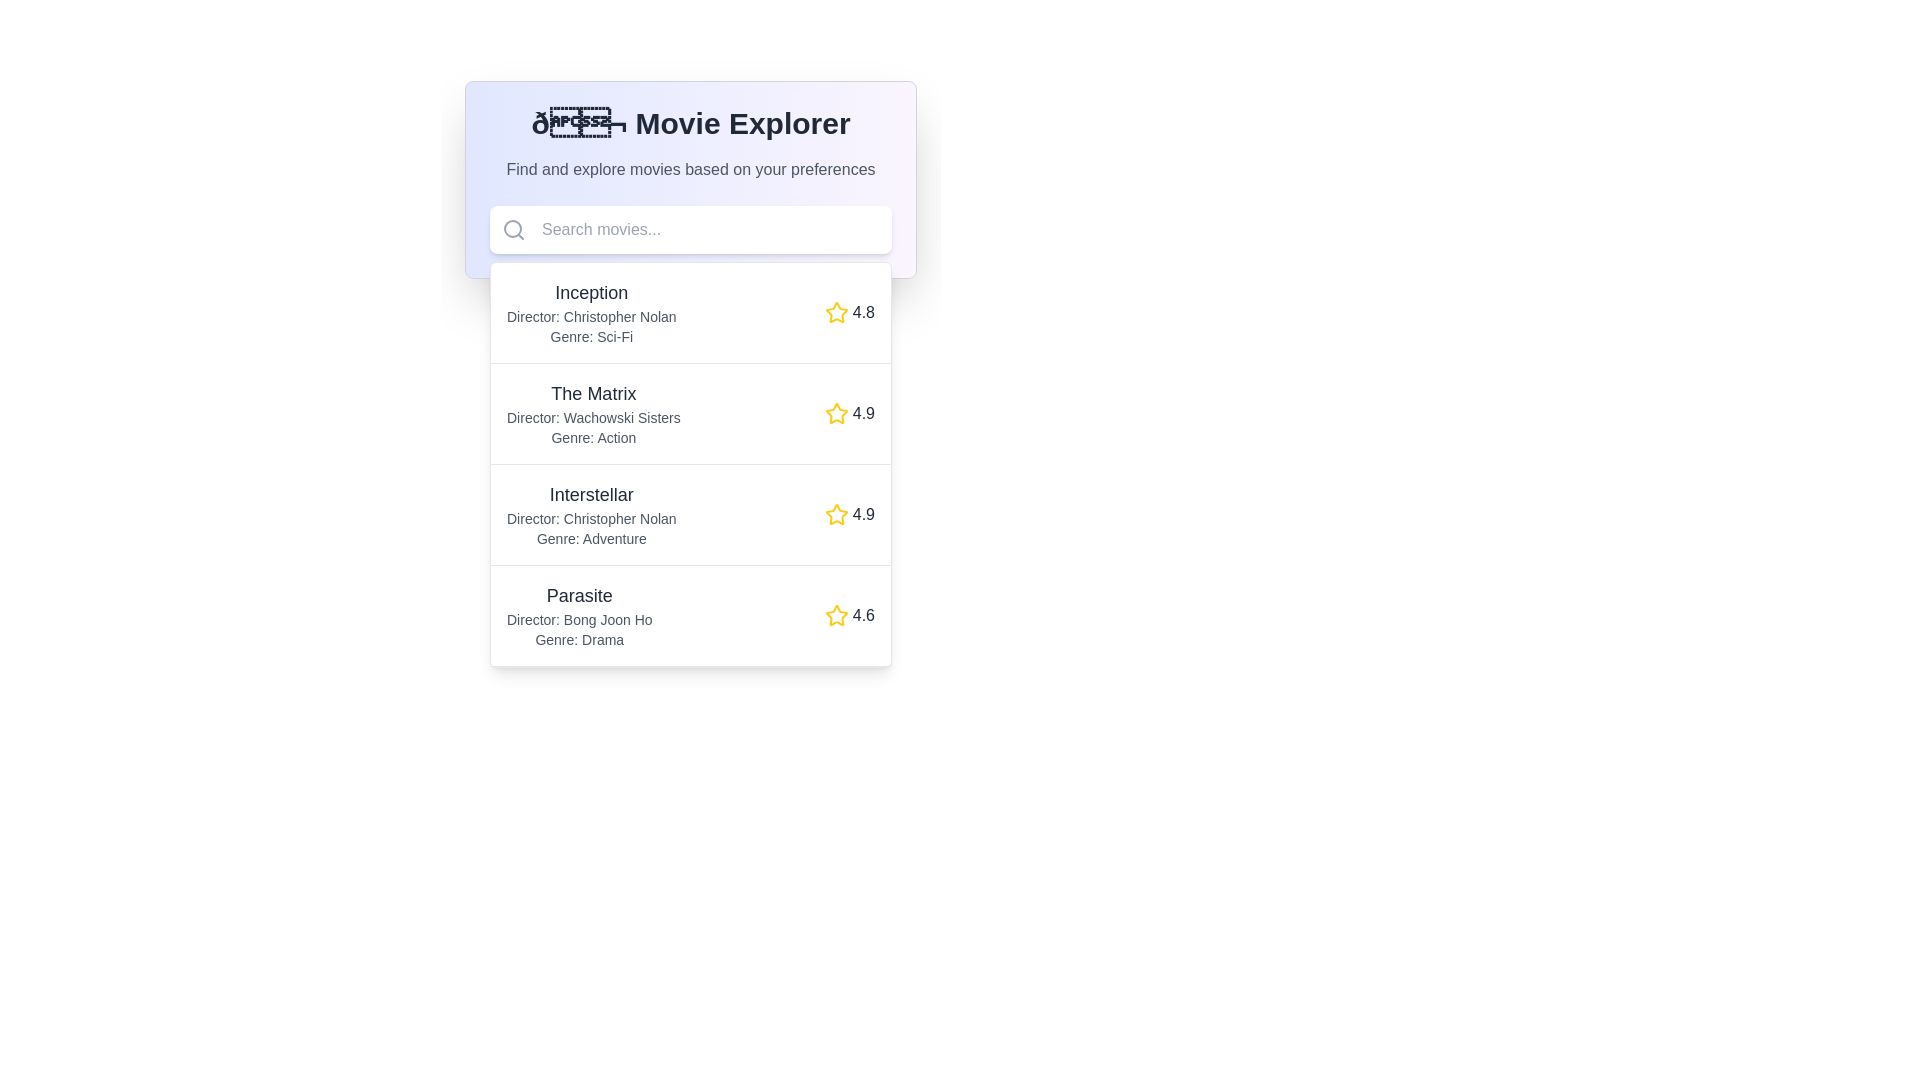 The width and height of the screenshot is (1920, 1080). Describe the element at coordinates (863, 615) in the screenshot. I see `the numerical text label displaying the value '4.6' which is styled in light gray, located to the right of the yellow star icon in the fourth movie entry for 'Parasite'` at that location.